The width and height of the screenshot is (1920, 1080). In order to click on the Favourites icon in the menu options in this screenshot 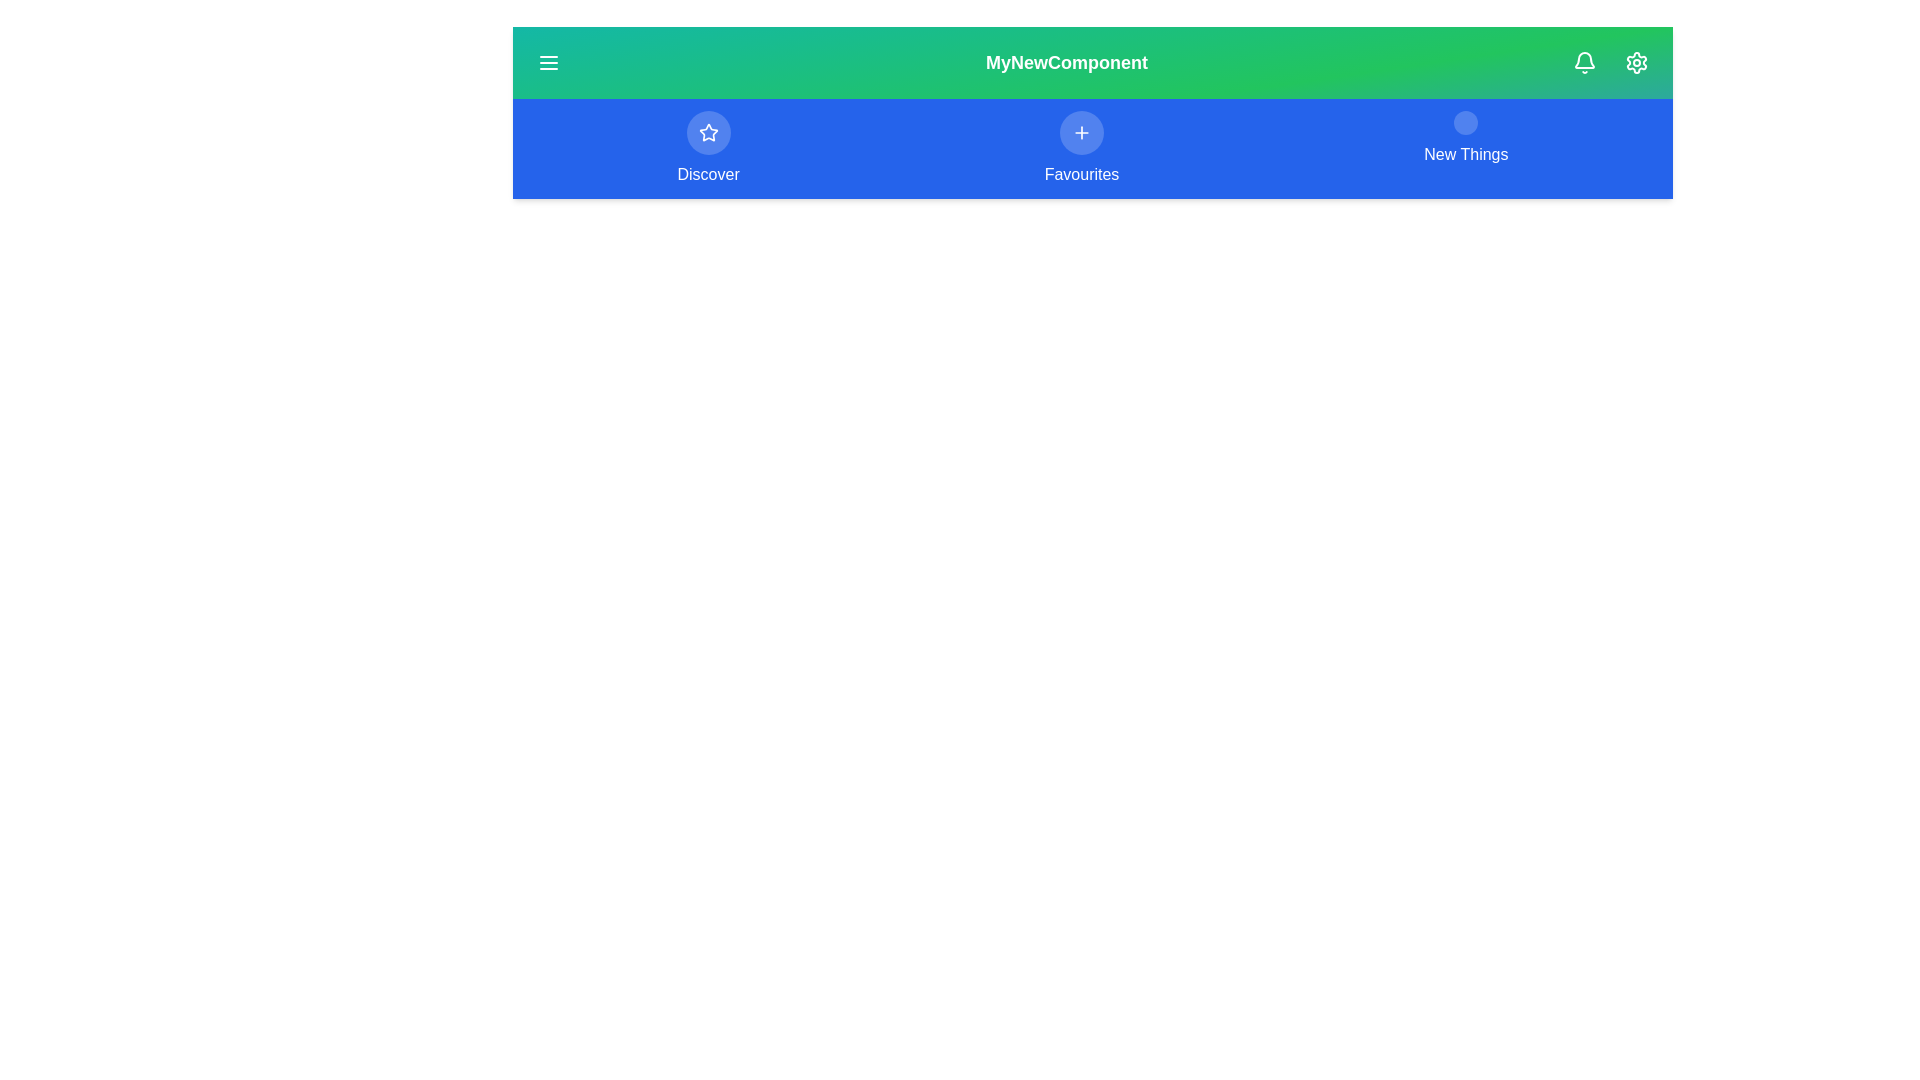, I will do `click(1080, 132)`.